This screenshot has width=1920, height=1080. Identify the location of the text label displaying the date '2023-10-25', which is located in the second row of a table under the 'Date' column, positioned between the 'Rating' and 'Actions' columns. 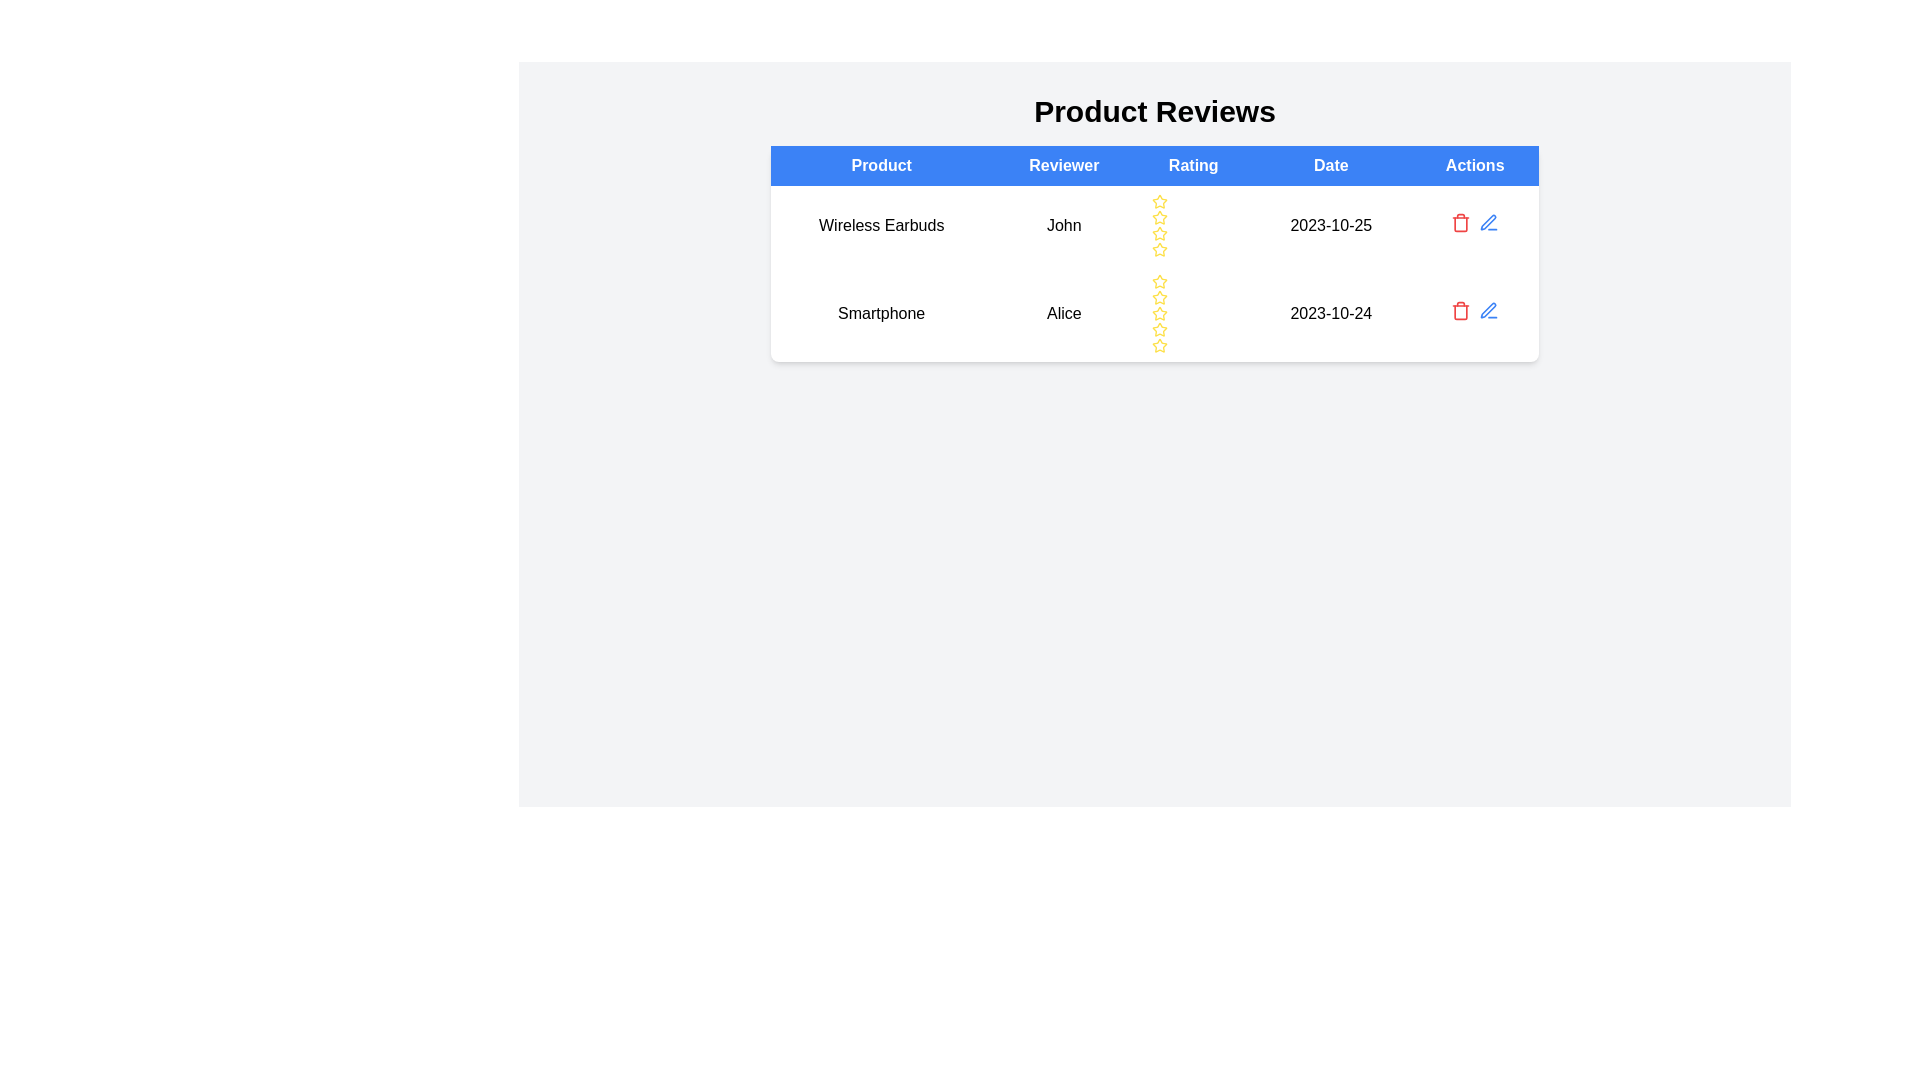
(1331, 225).